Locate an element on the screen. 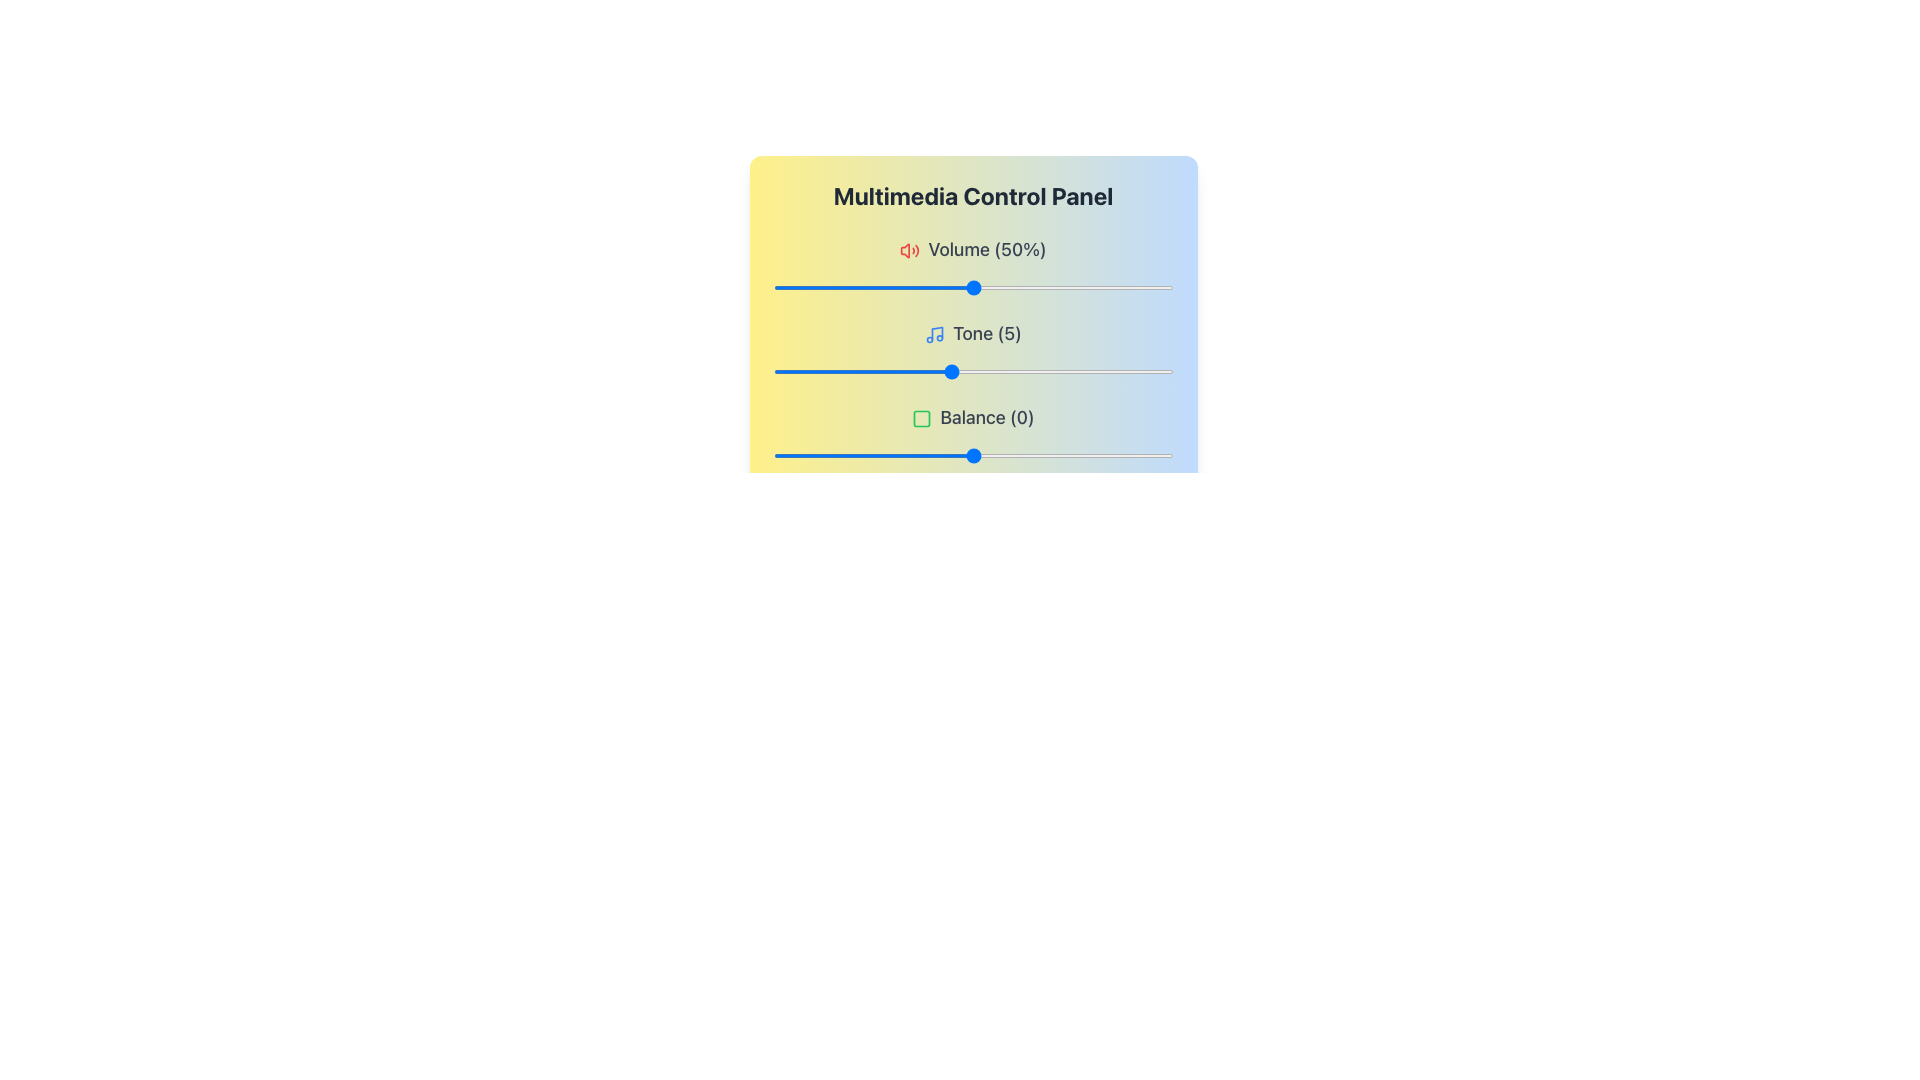  the tone value is located at coordinates (1129, 371).